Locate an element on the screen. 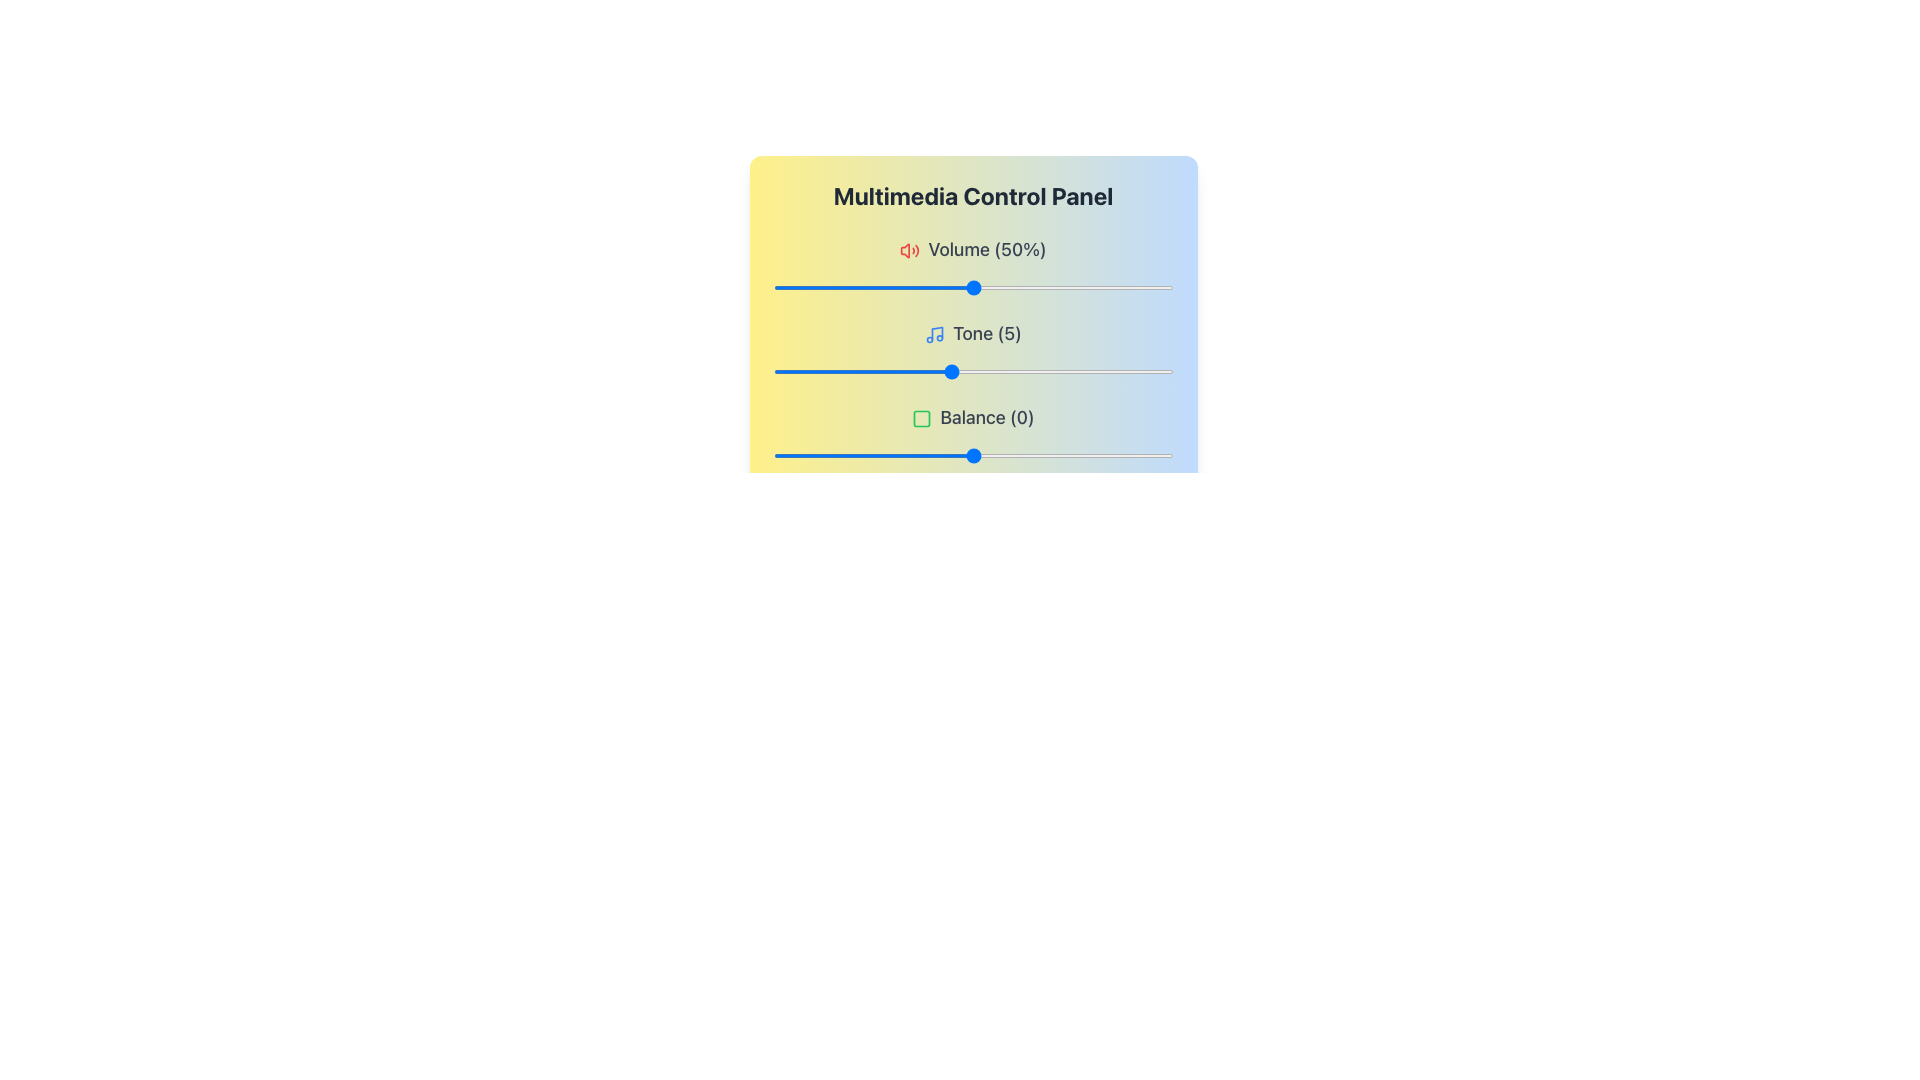  the tone value is located at coordinates (1129, 371).